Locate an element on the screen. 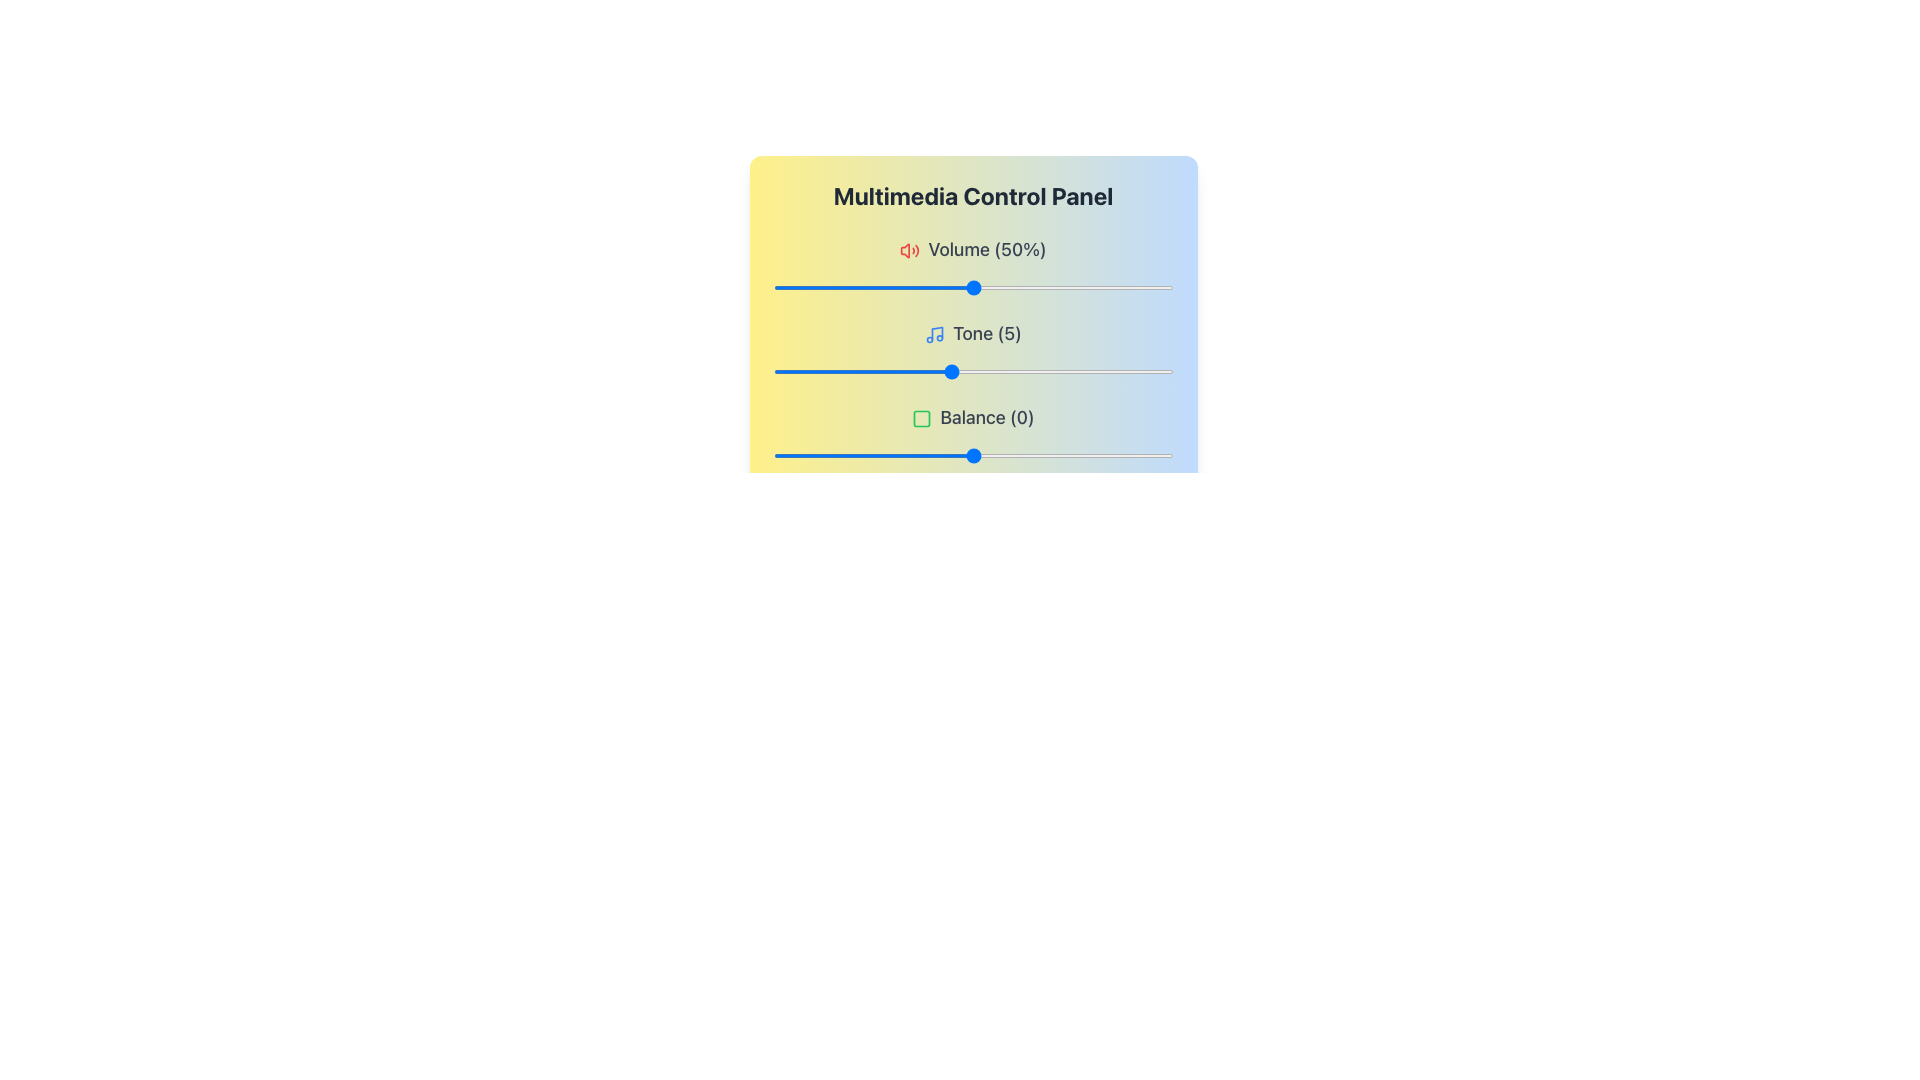  the tone value is located at coordinates (1129, 371).